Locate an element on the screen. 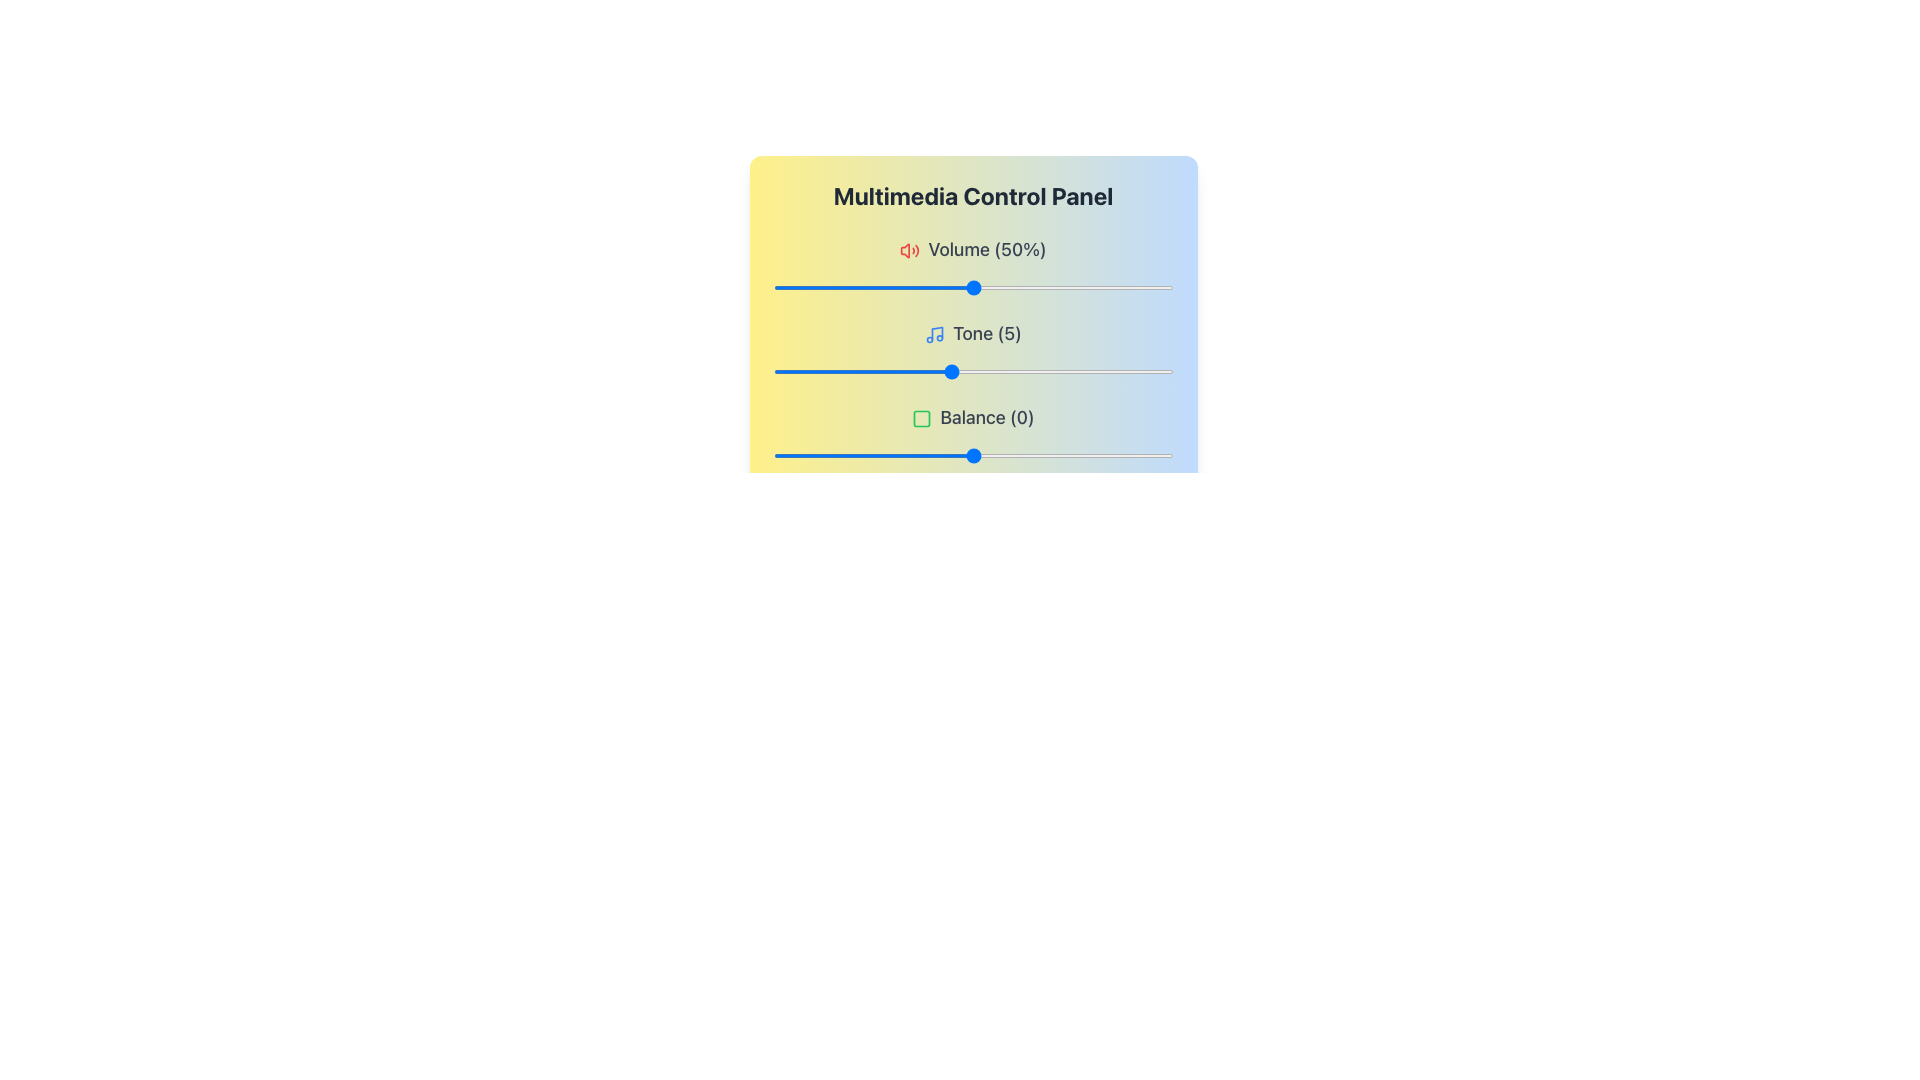  the tone value is located at coordinates (1129, 371).